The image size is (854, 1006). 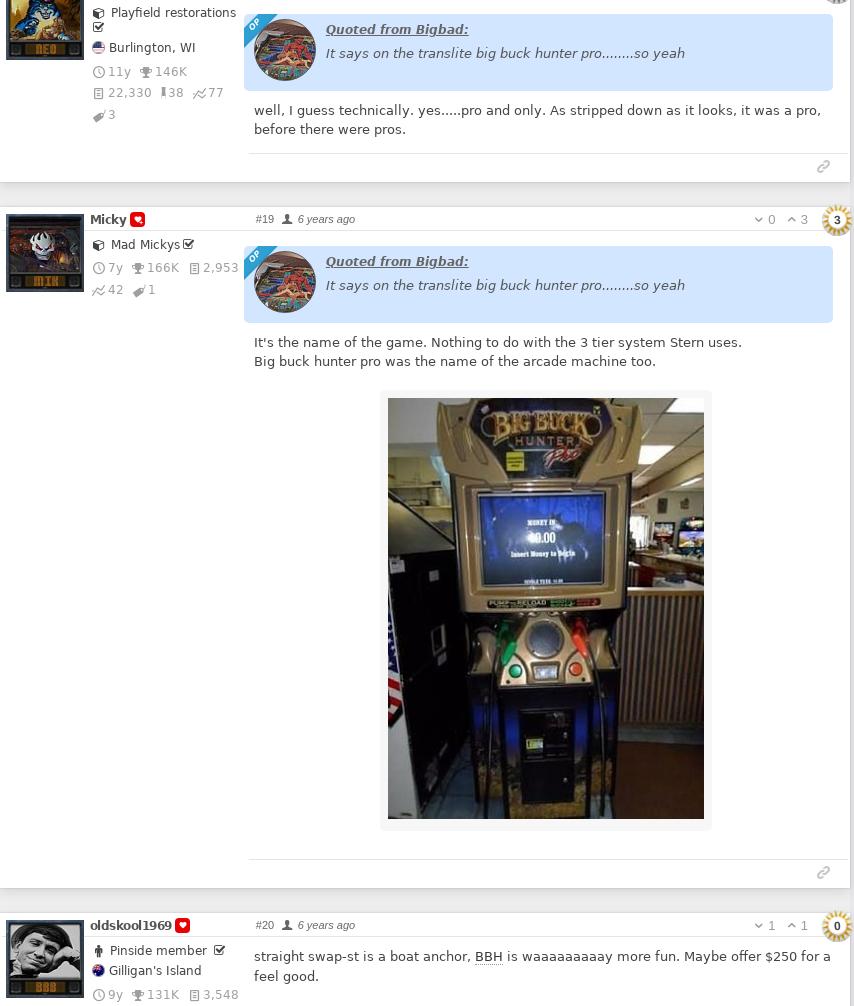 What do you see at coordinates (170, 71) in the screenshot?
I see `'146K'` at bounding box center [170, 71].